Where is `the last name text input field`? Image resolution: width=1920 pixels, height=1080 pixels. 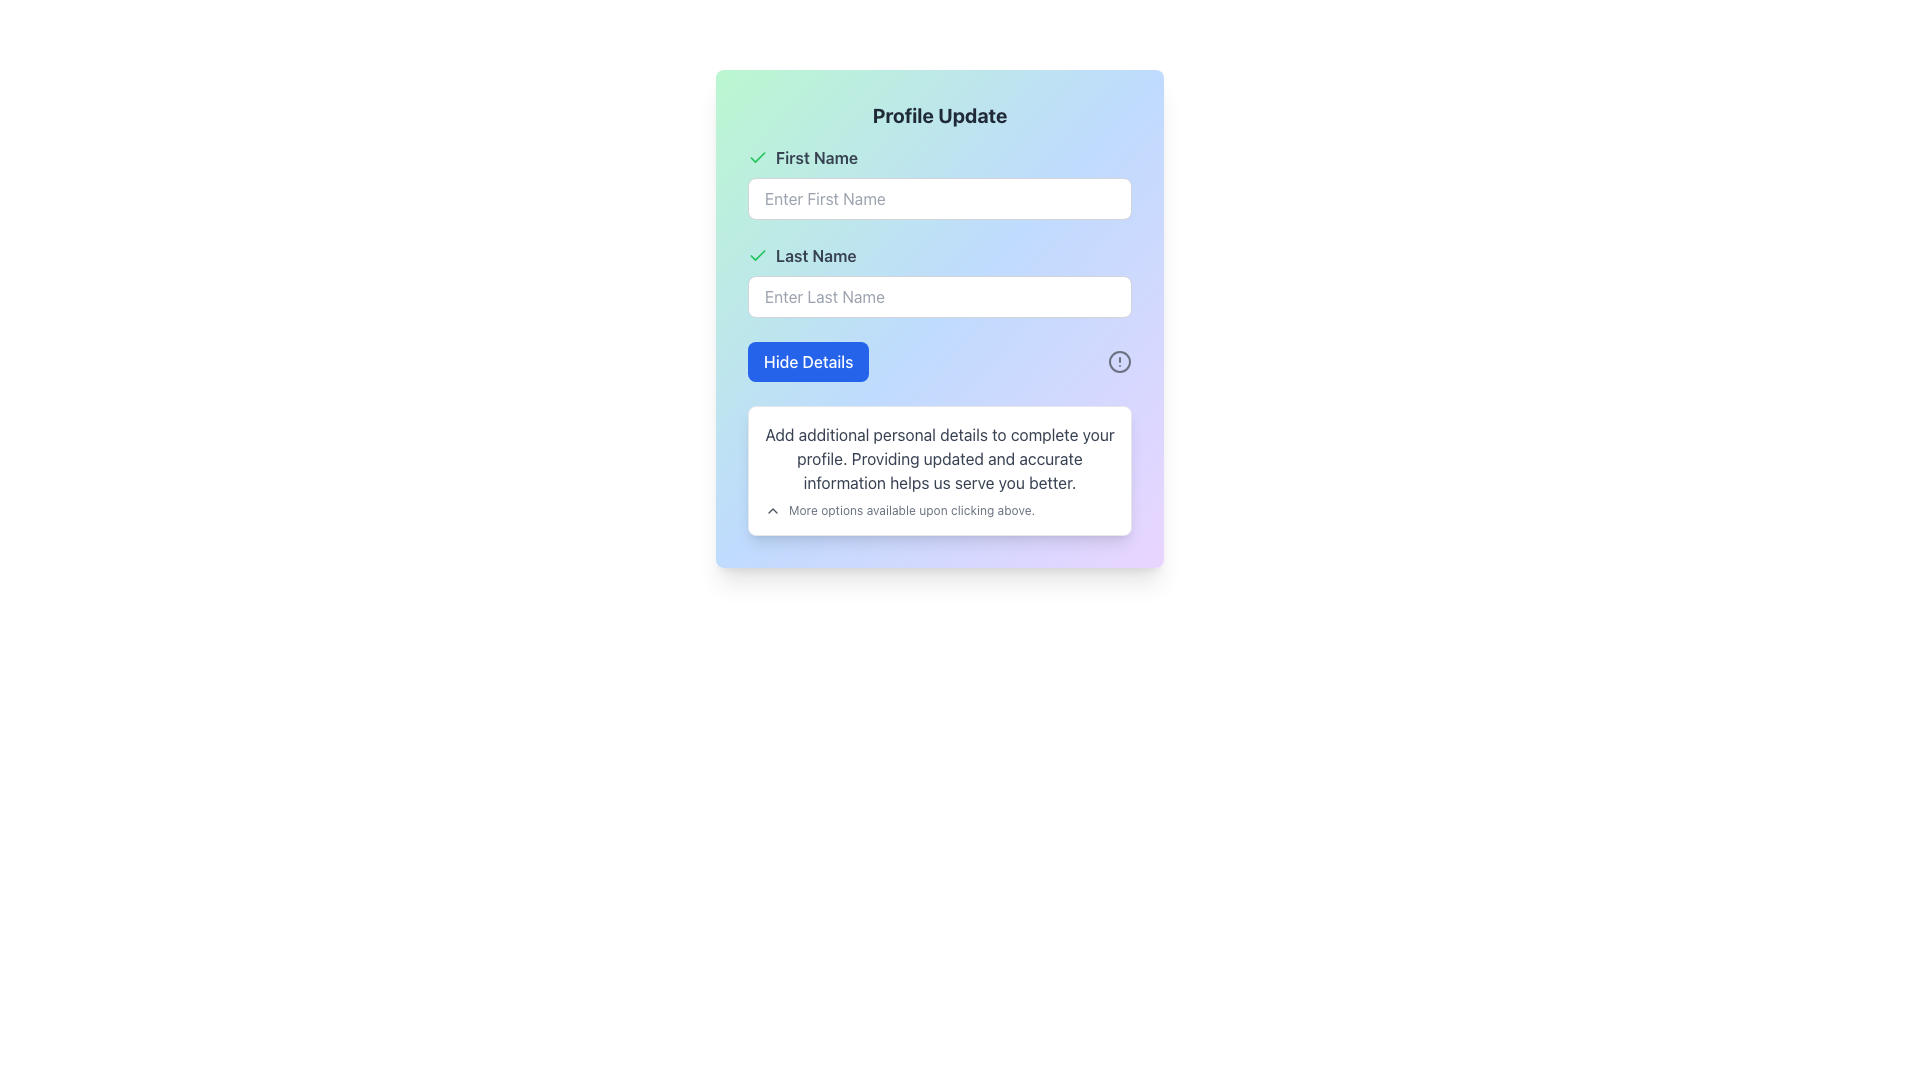 the last name text input field is located at coordinates (939, 281).